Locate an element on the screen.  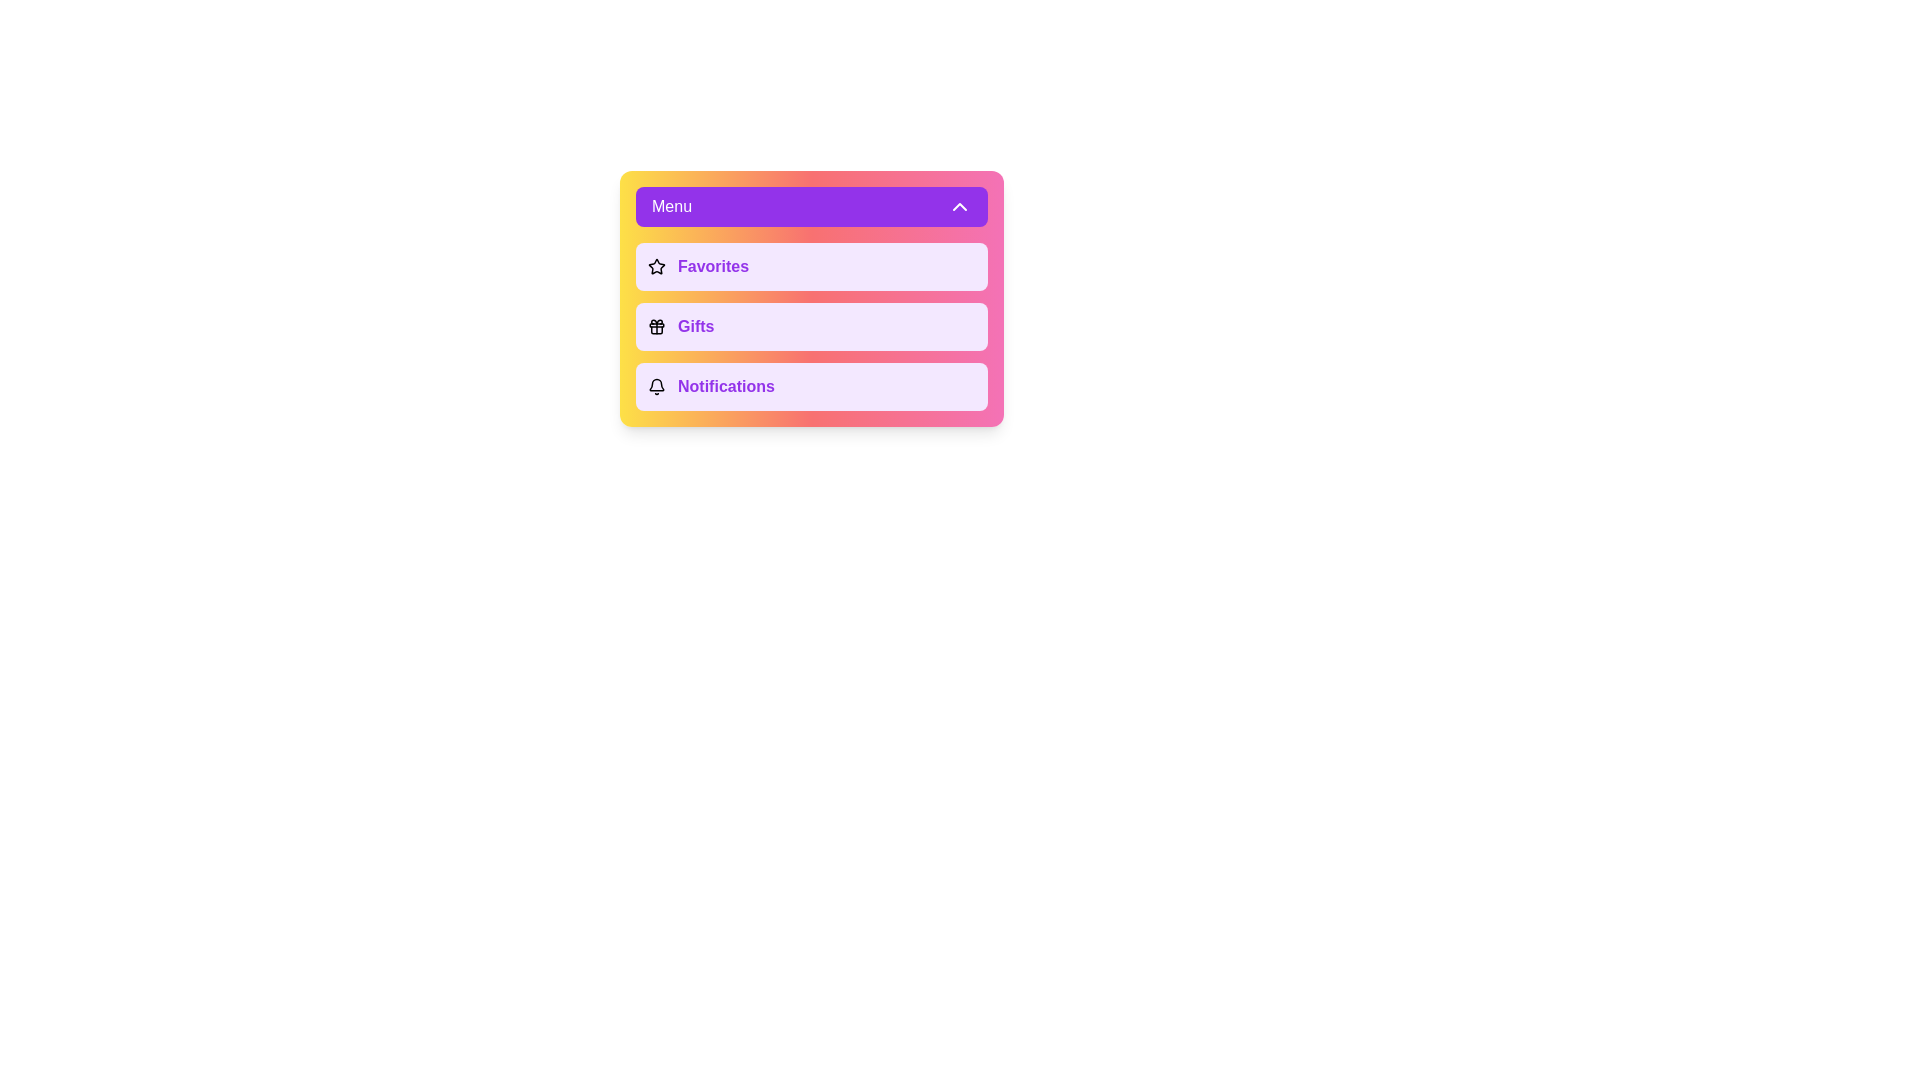
the menu option Favorites to see its hover effect is located at coordinates (811, 265).